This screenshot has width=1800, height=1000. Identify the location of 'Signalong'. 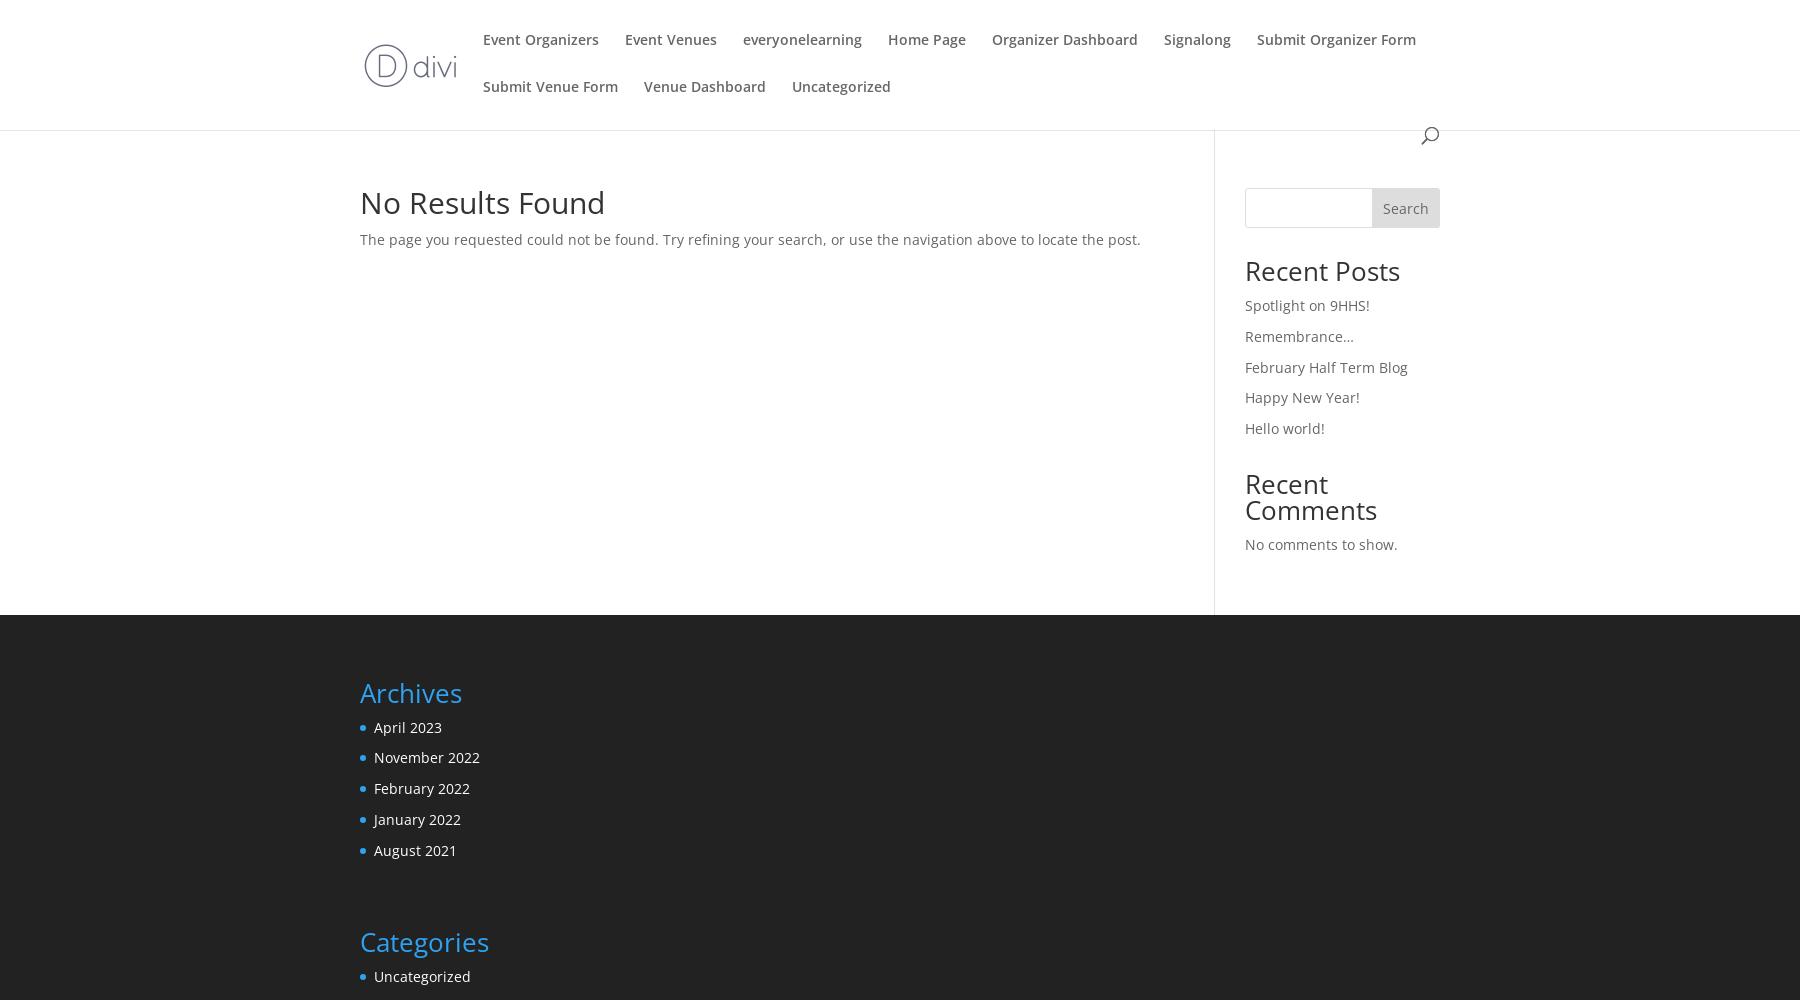
(1163, 39).